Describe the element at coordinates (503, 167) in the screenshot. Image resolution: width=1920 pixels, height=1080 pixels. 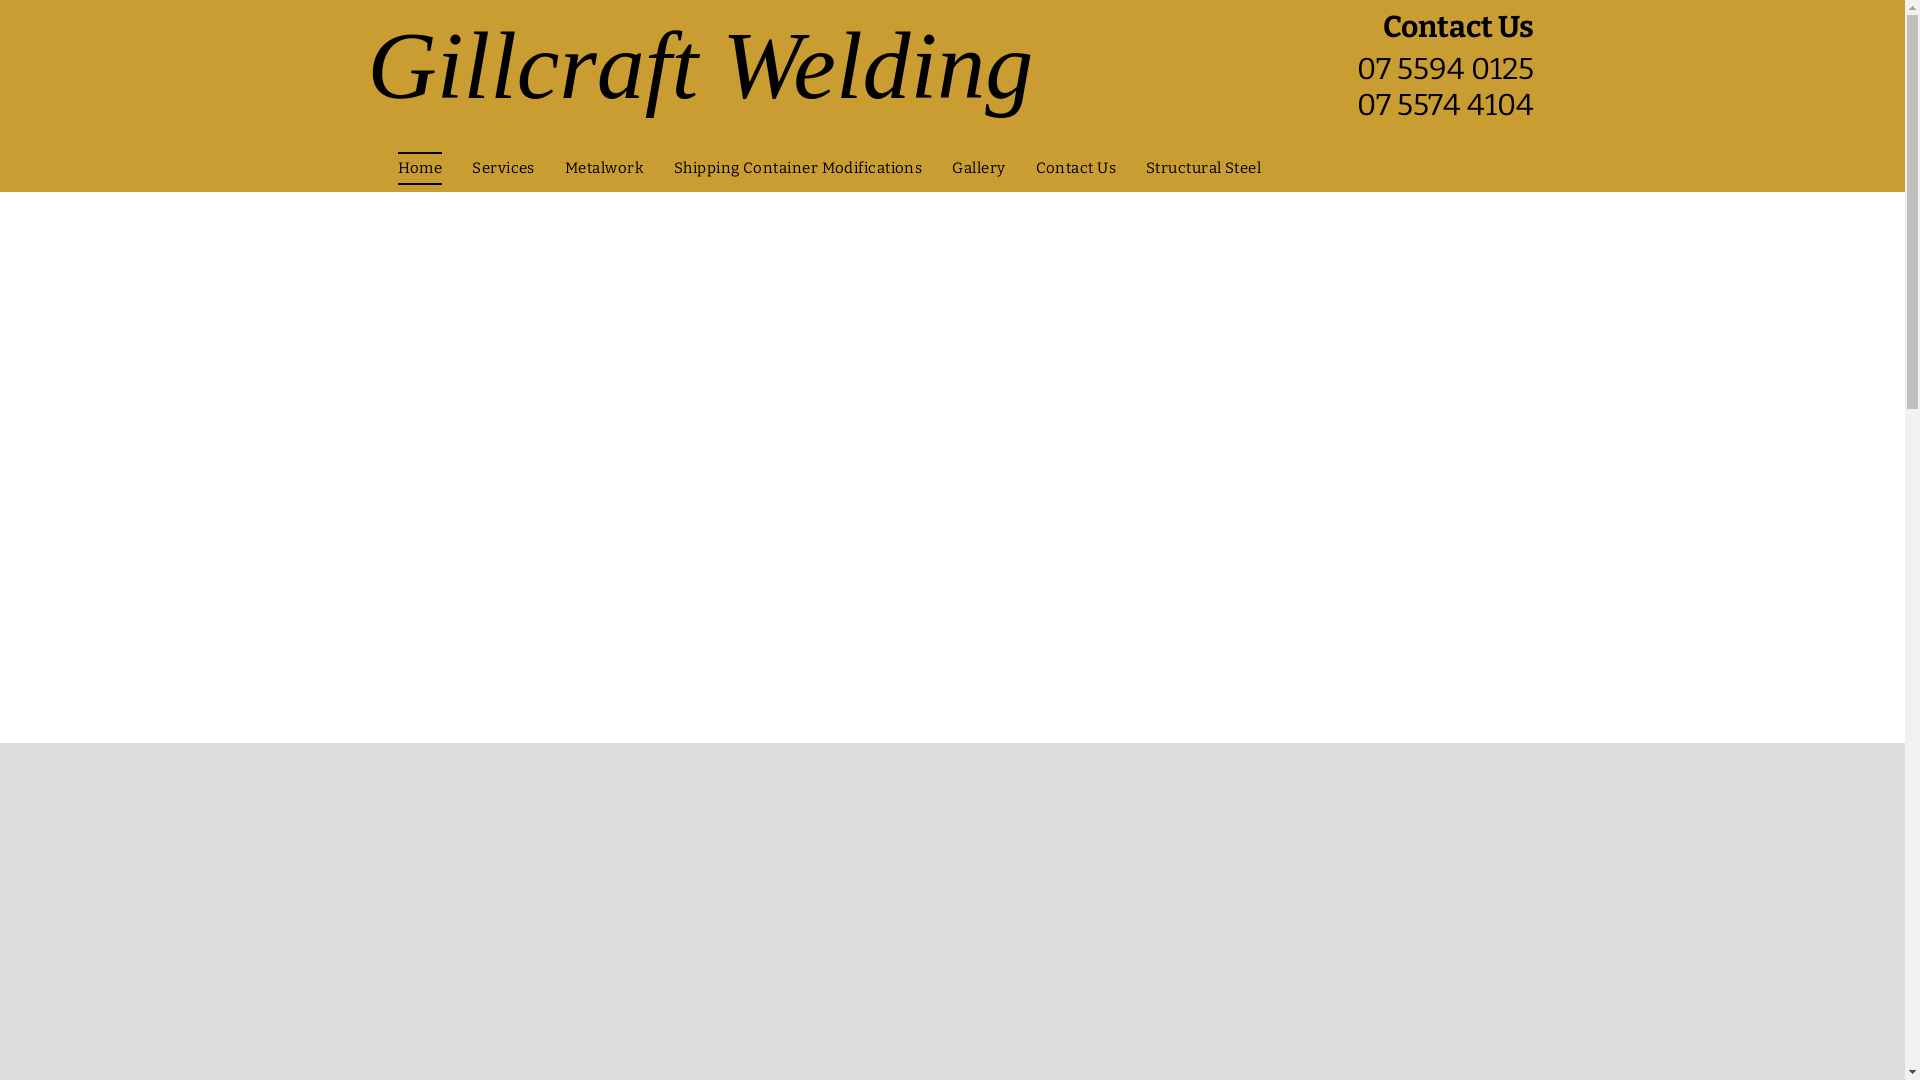
I see `'Services'` at that location.